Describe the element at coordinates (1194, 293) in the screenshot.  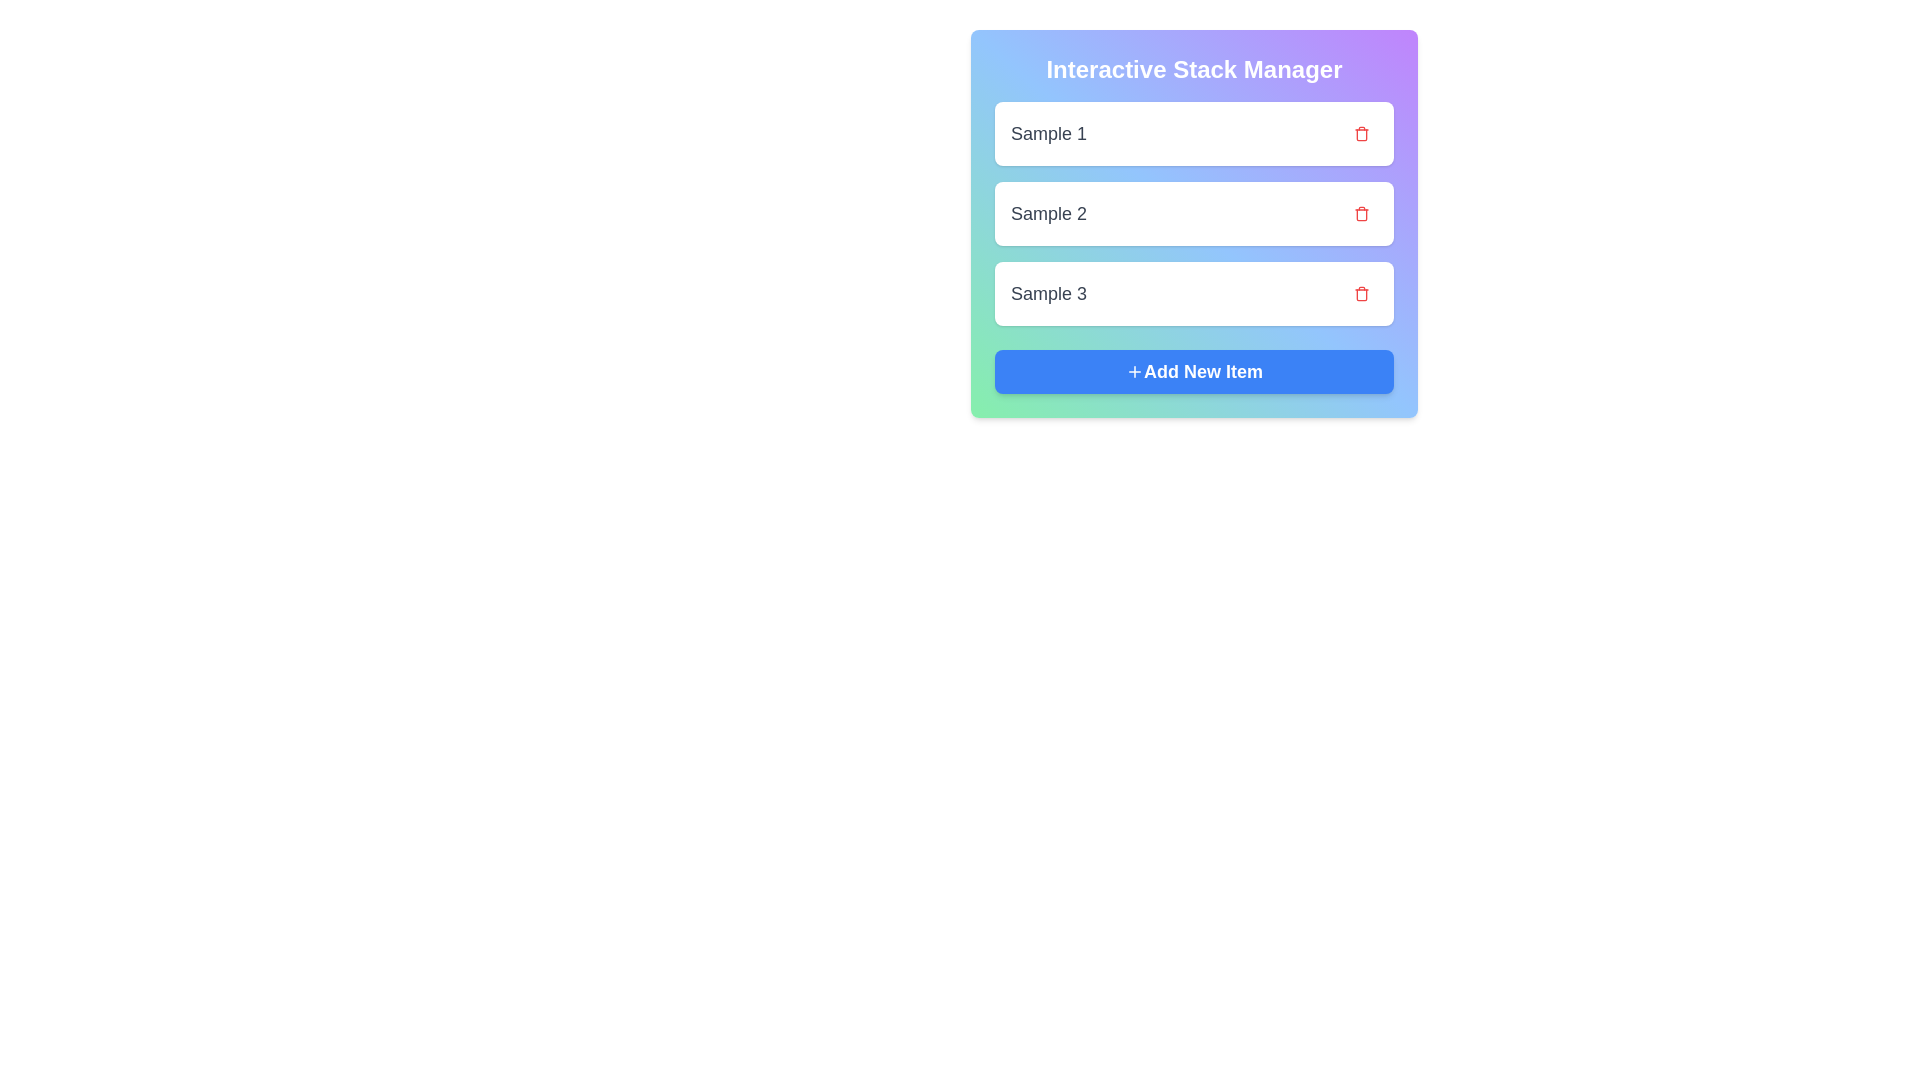
I see `the list item labeled 'Sample 3' with a trashcan icon on the right to prepare for interaction` at that location.